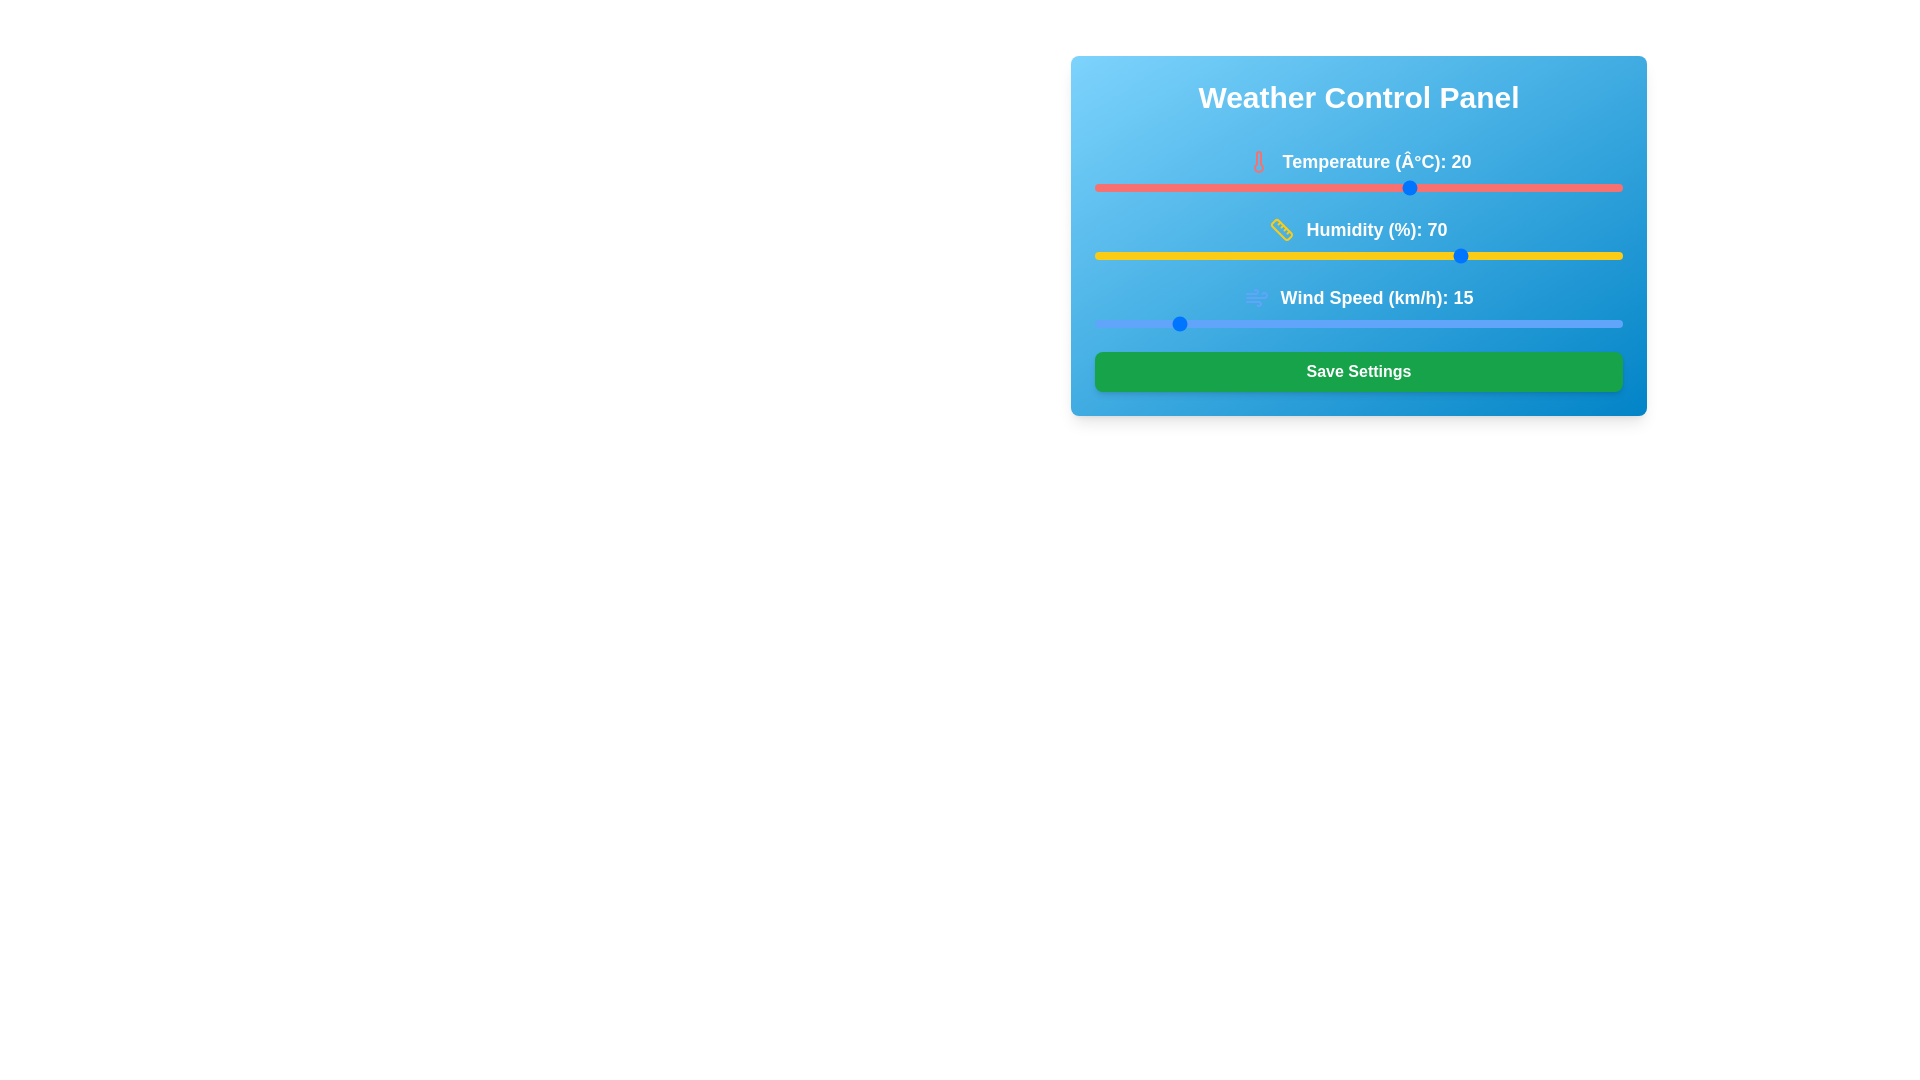 This screenshot has height=1080, width=1920. Describe the element at coordinates (1553, 254) in the screenshot. I see `the humidity slider` at that location.